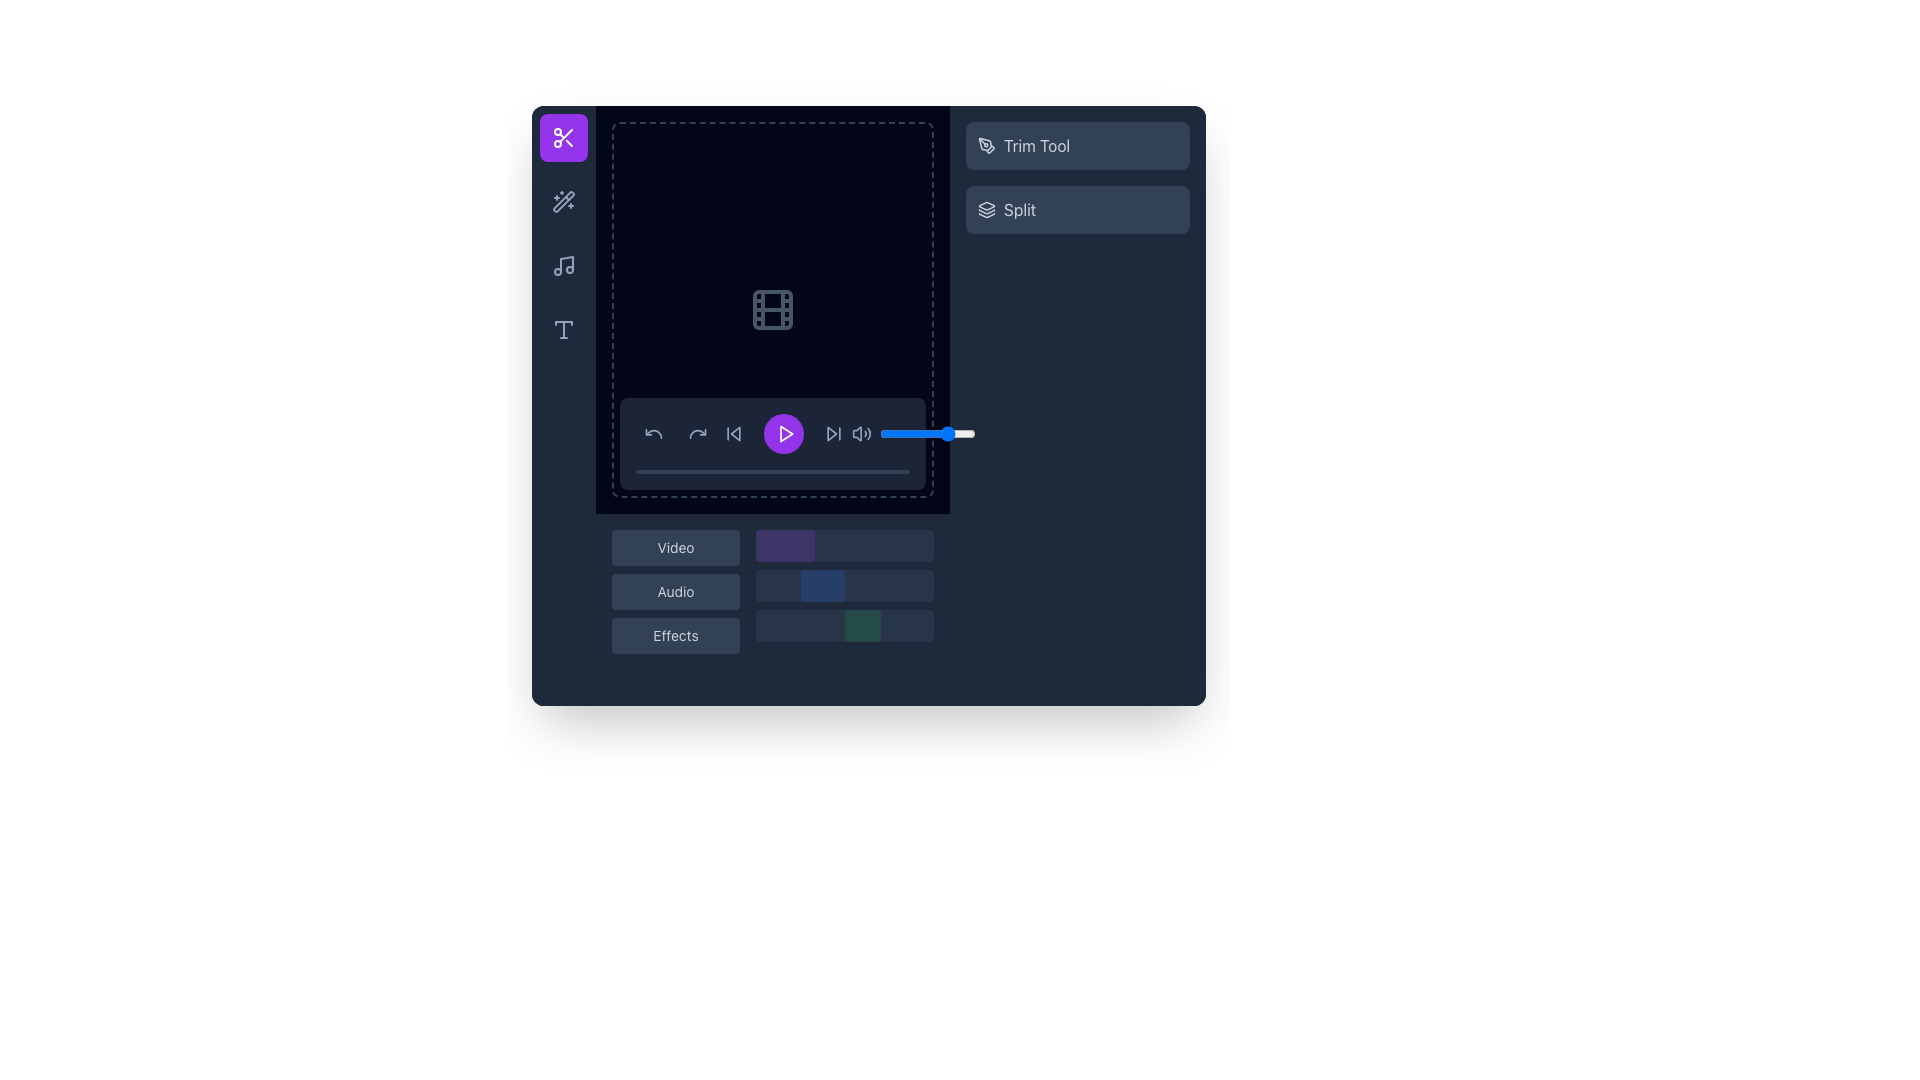 This screenshot has width=1920, height=1080. I want to click on the circular button with a purple background and a white play icon in the center, so click(782, 433).